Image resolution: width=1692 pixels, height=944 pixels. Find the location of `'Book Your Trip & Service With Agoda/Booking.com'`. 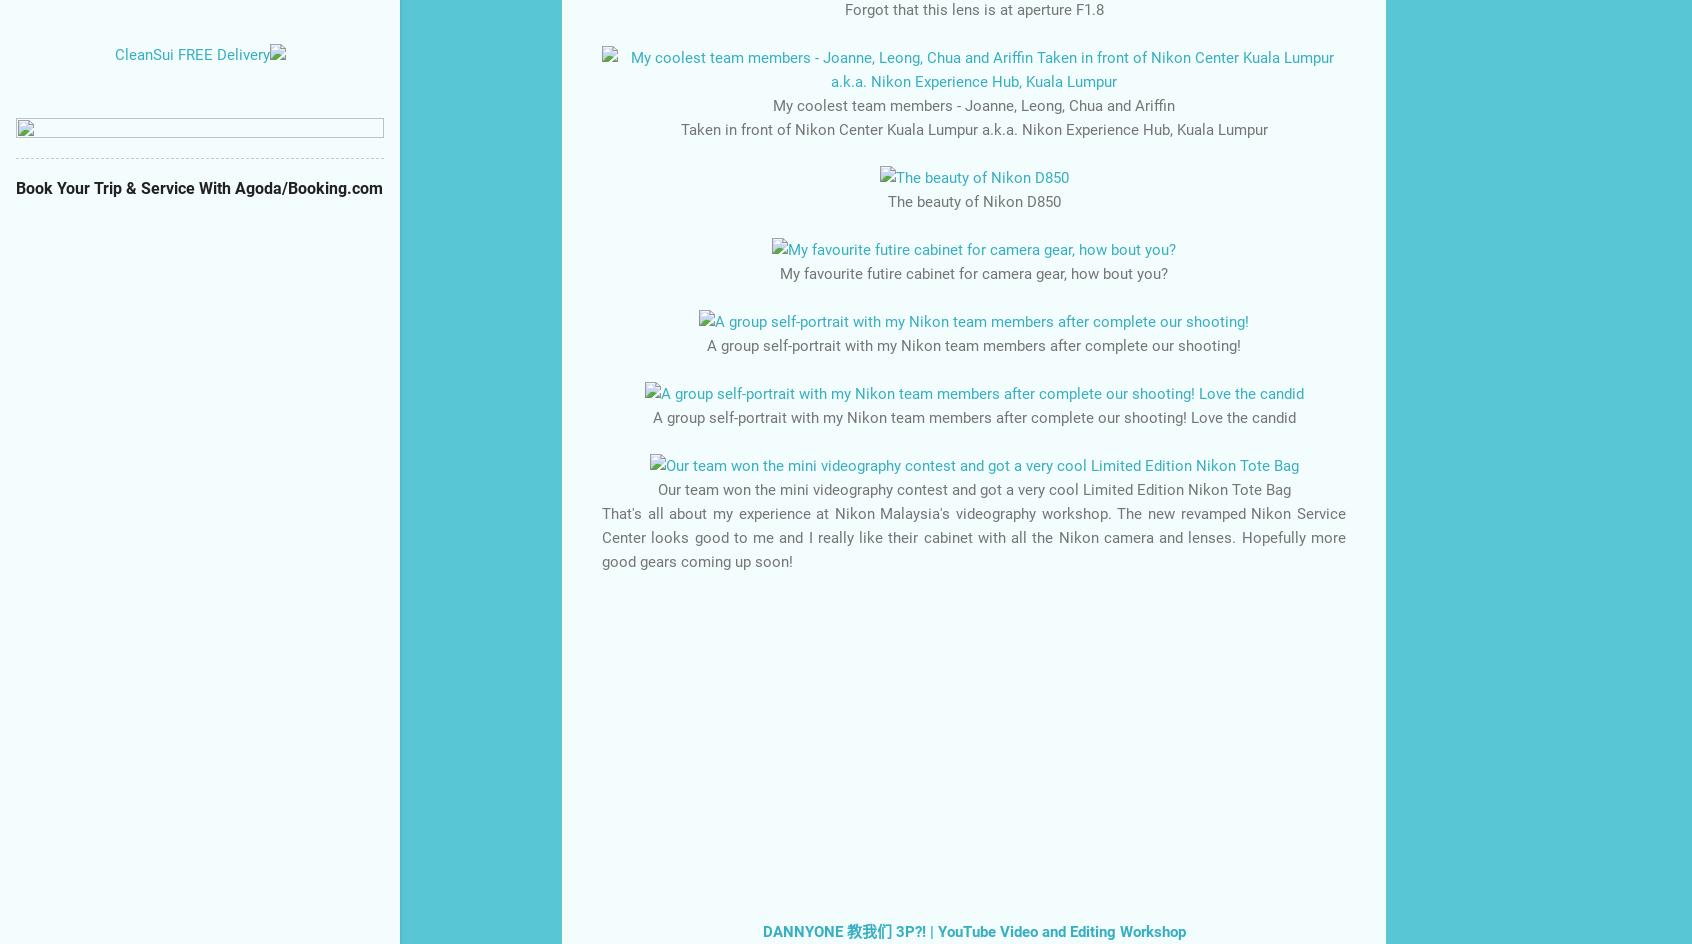

'Book Your Trip & Service With Agoda/Booking.com' is located at coordinates (198, 187).